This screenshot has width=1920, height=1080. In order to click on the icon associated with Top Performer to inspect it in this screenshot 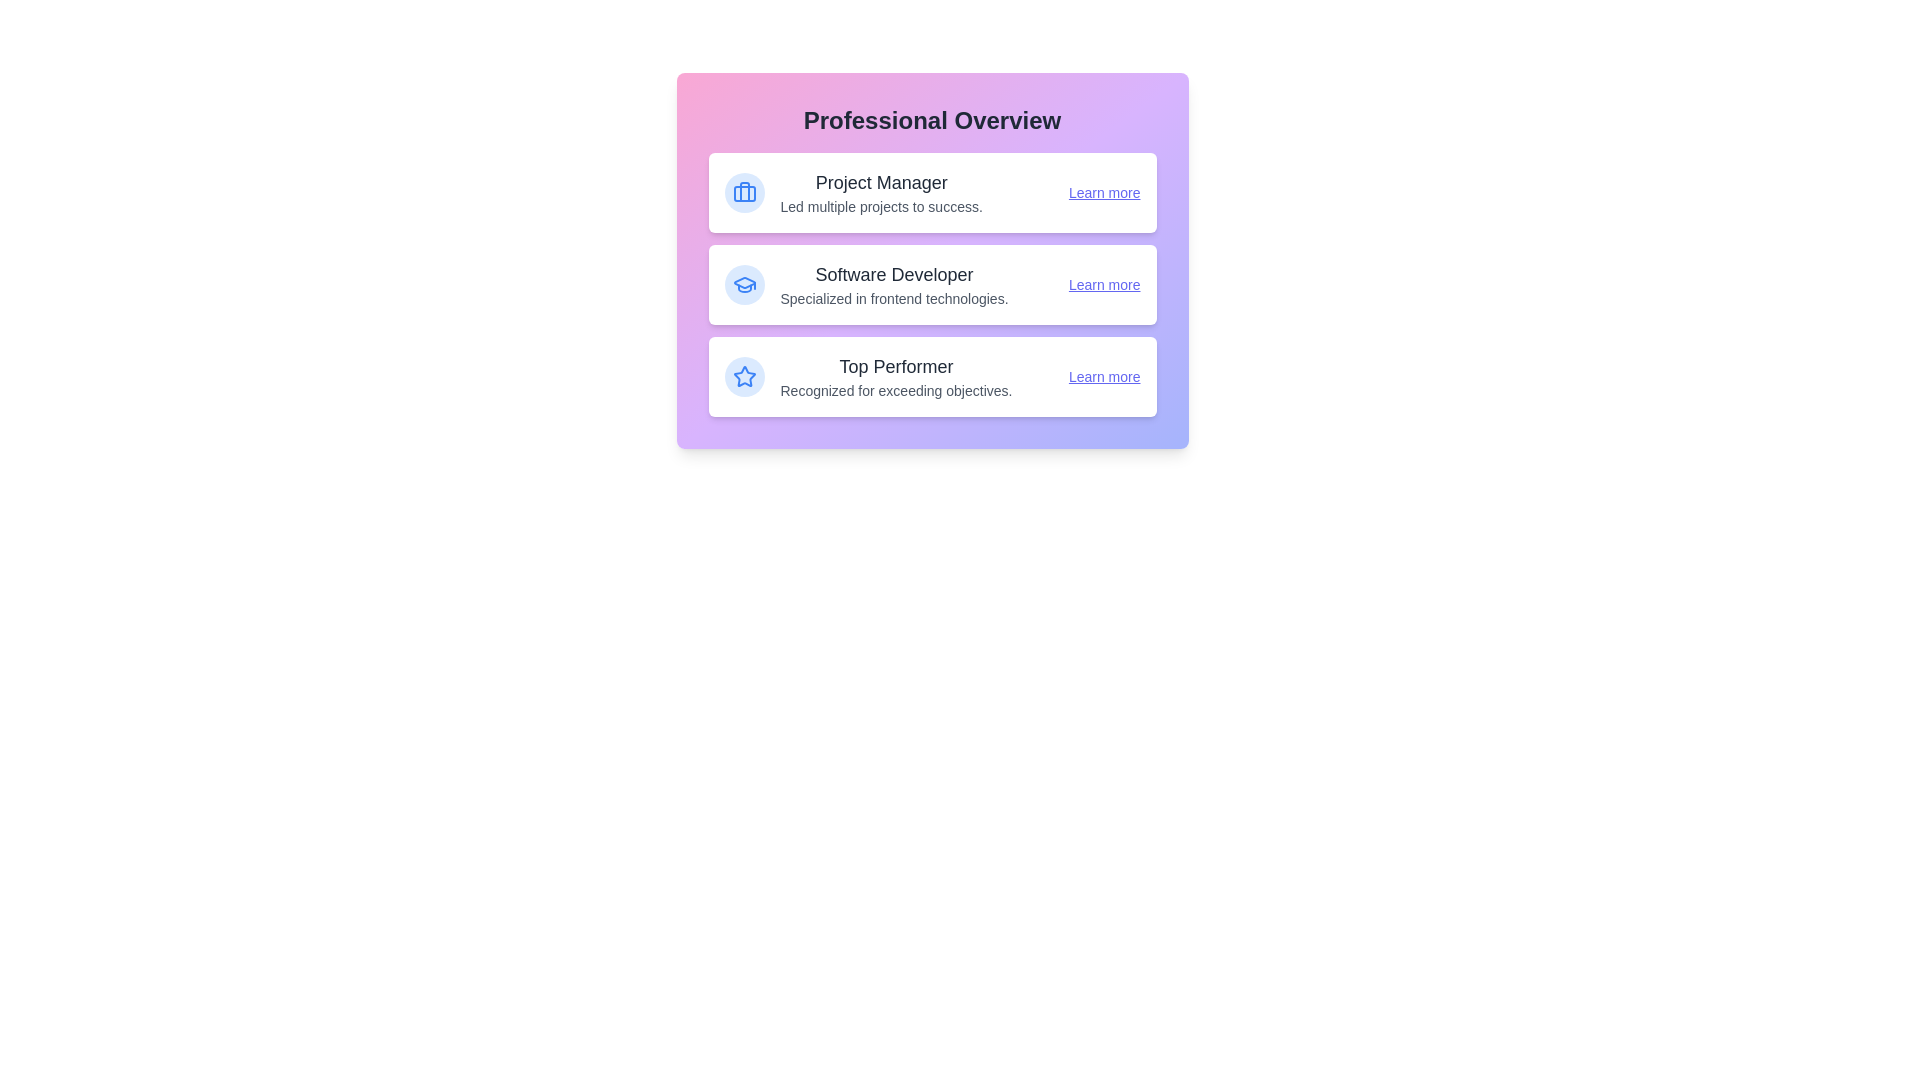, I will do `click(743, 377)`.